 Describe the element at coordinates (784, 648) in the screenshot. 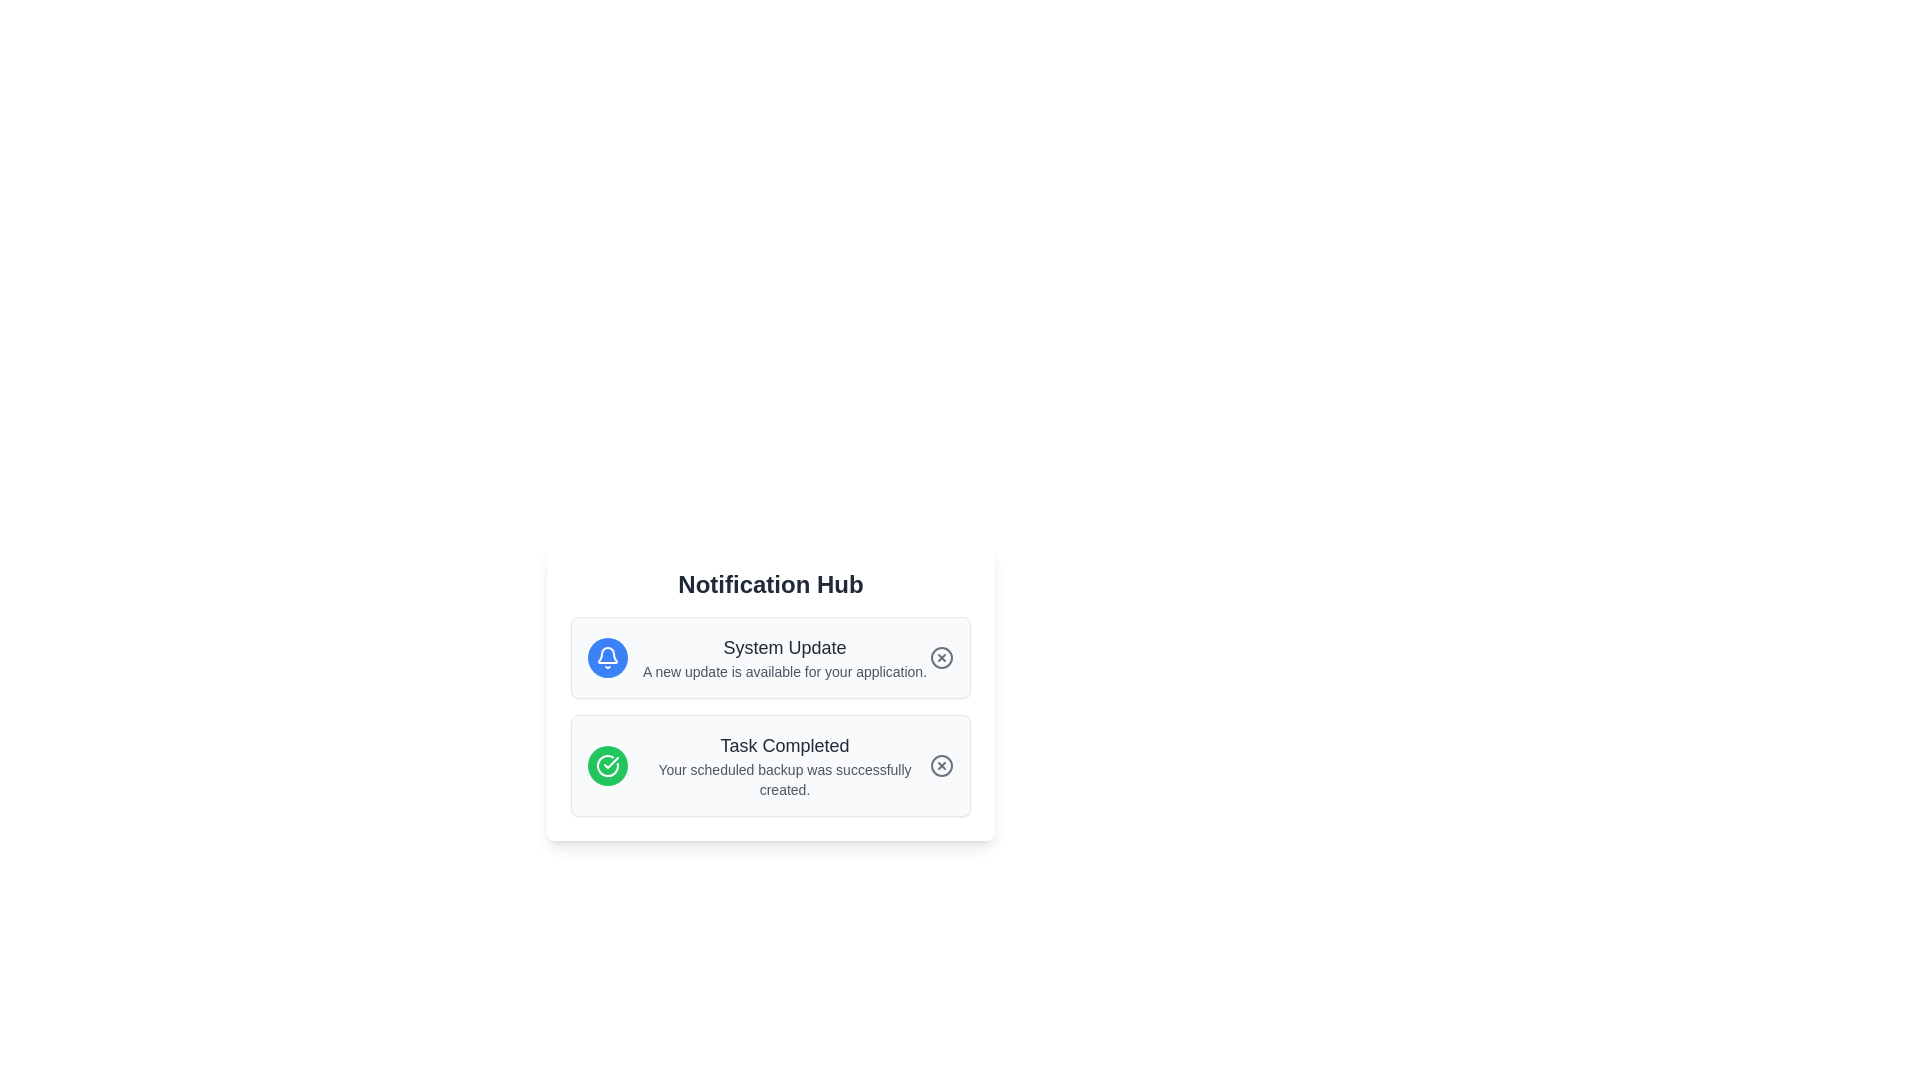

I see `the bold text label that reads 'System Update' styled in dark gray, located at the top of a notification block` at that location.